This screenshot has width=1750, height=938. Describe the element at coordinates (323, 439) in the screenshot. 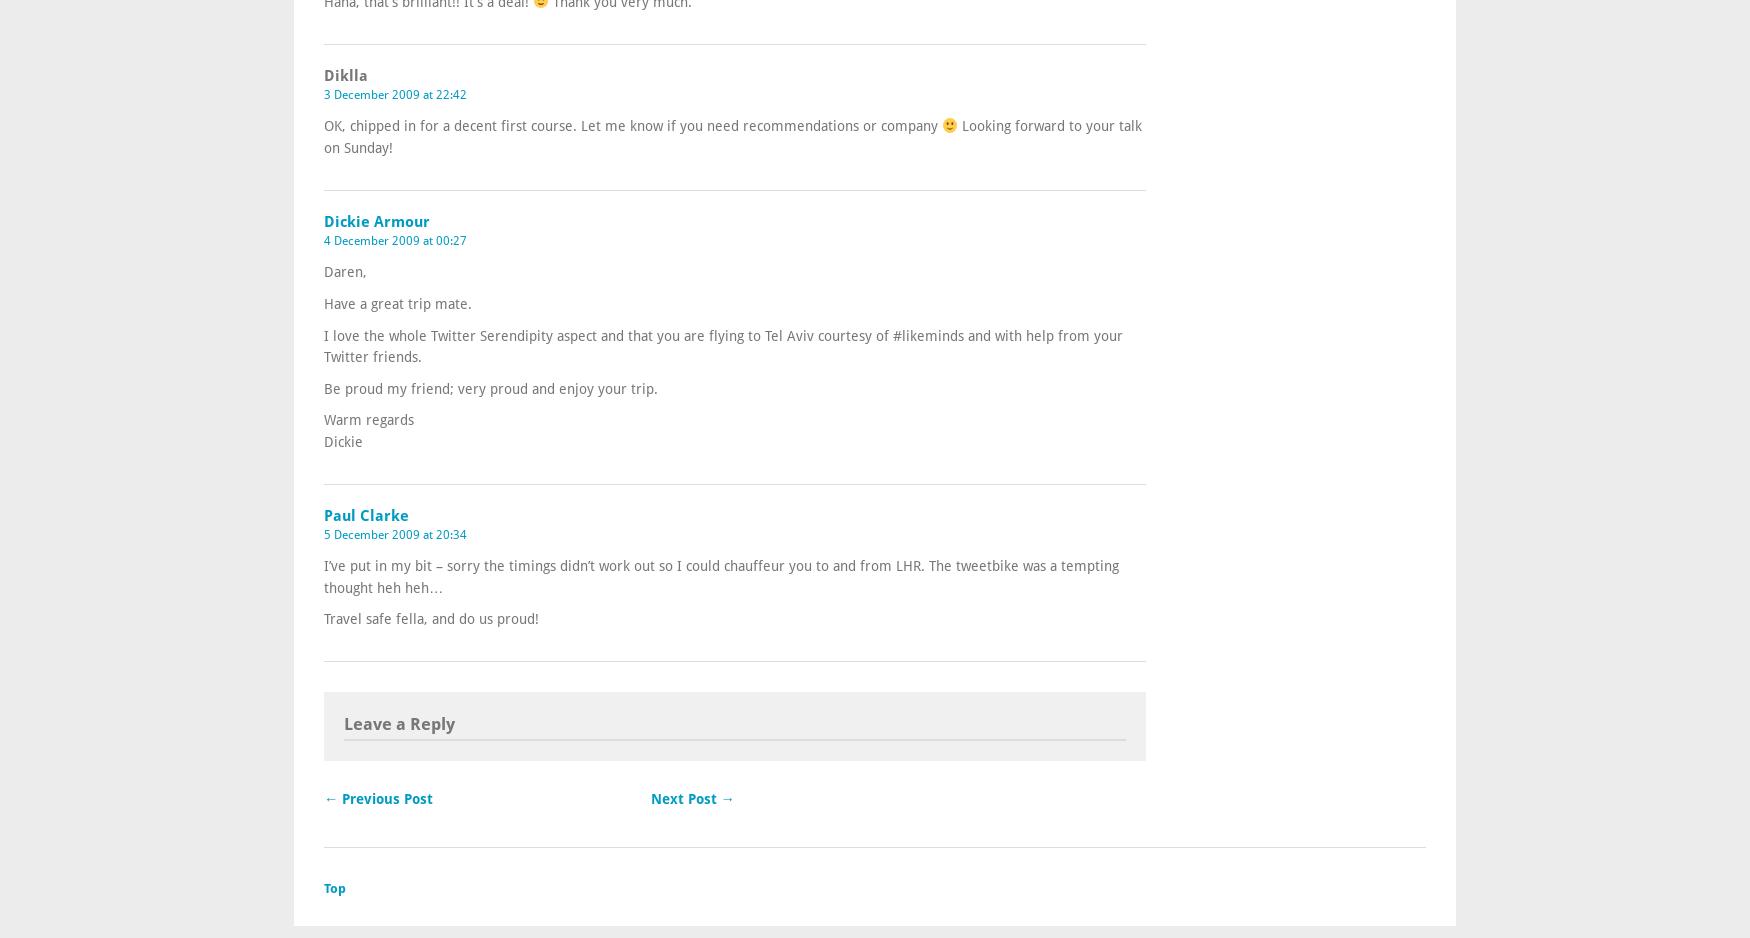

I see `'Dickie'` at that location.